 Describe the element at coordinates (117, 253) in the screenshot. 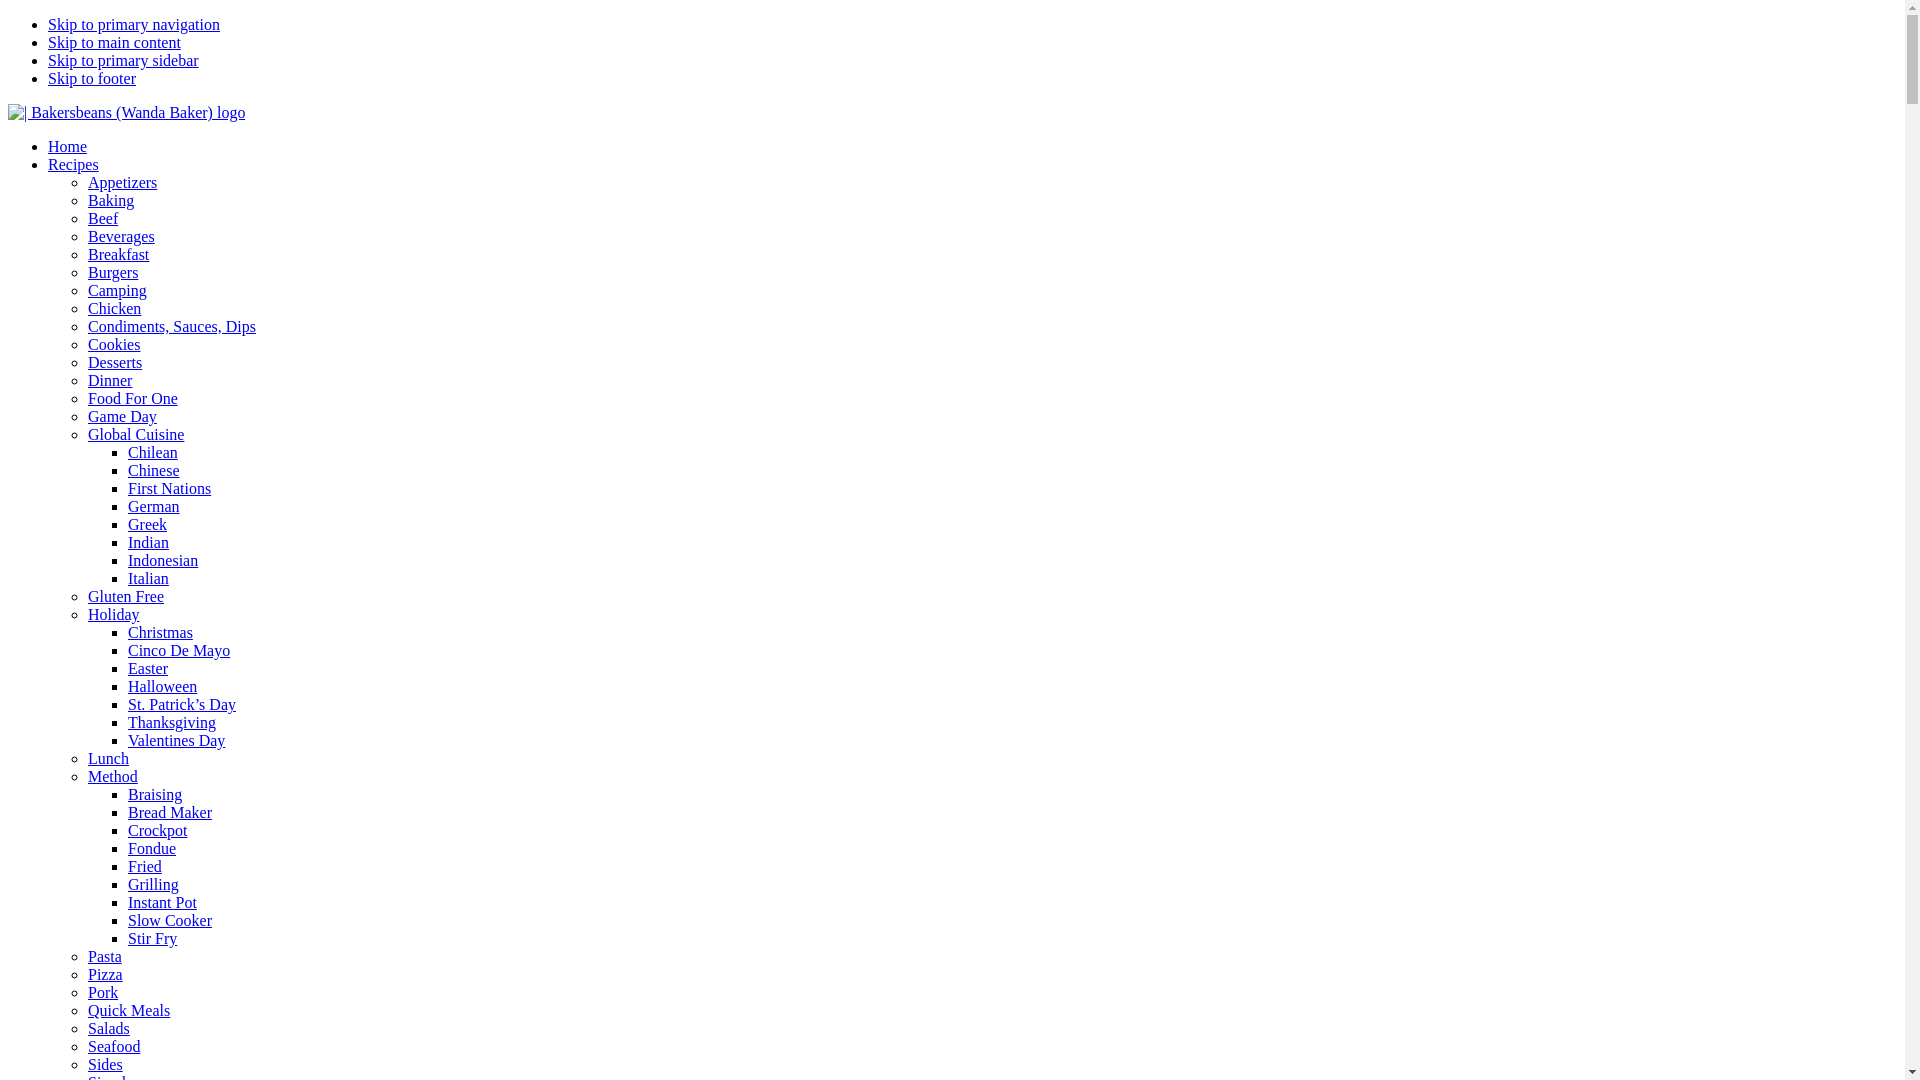

I see `'Breakfast'` at that location.